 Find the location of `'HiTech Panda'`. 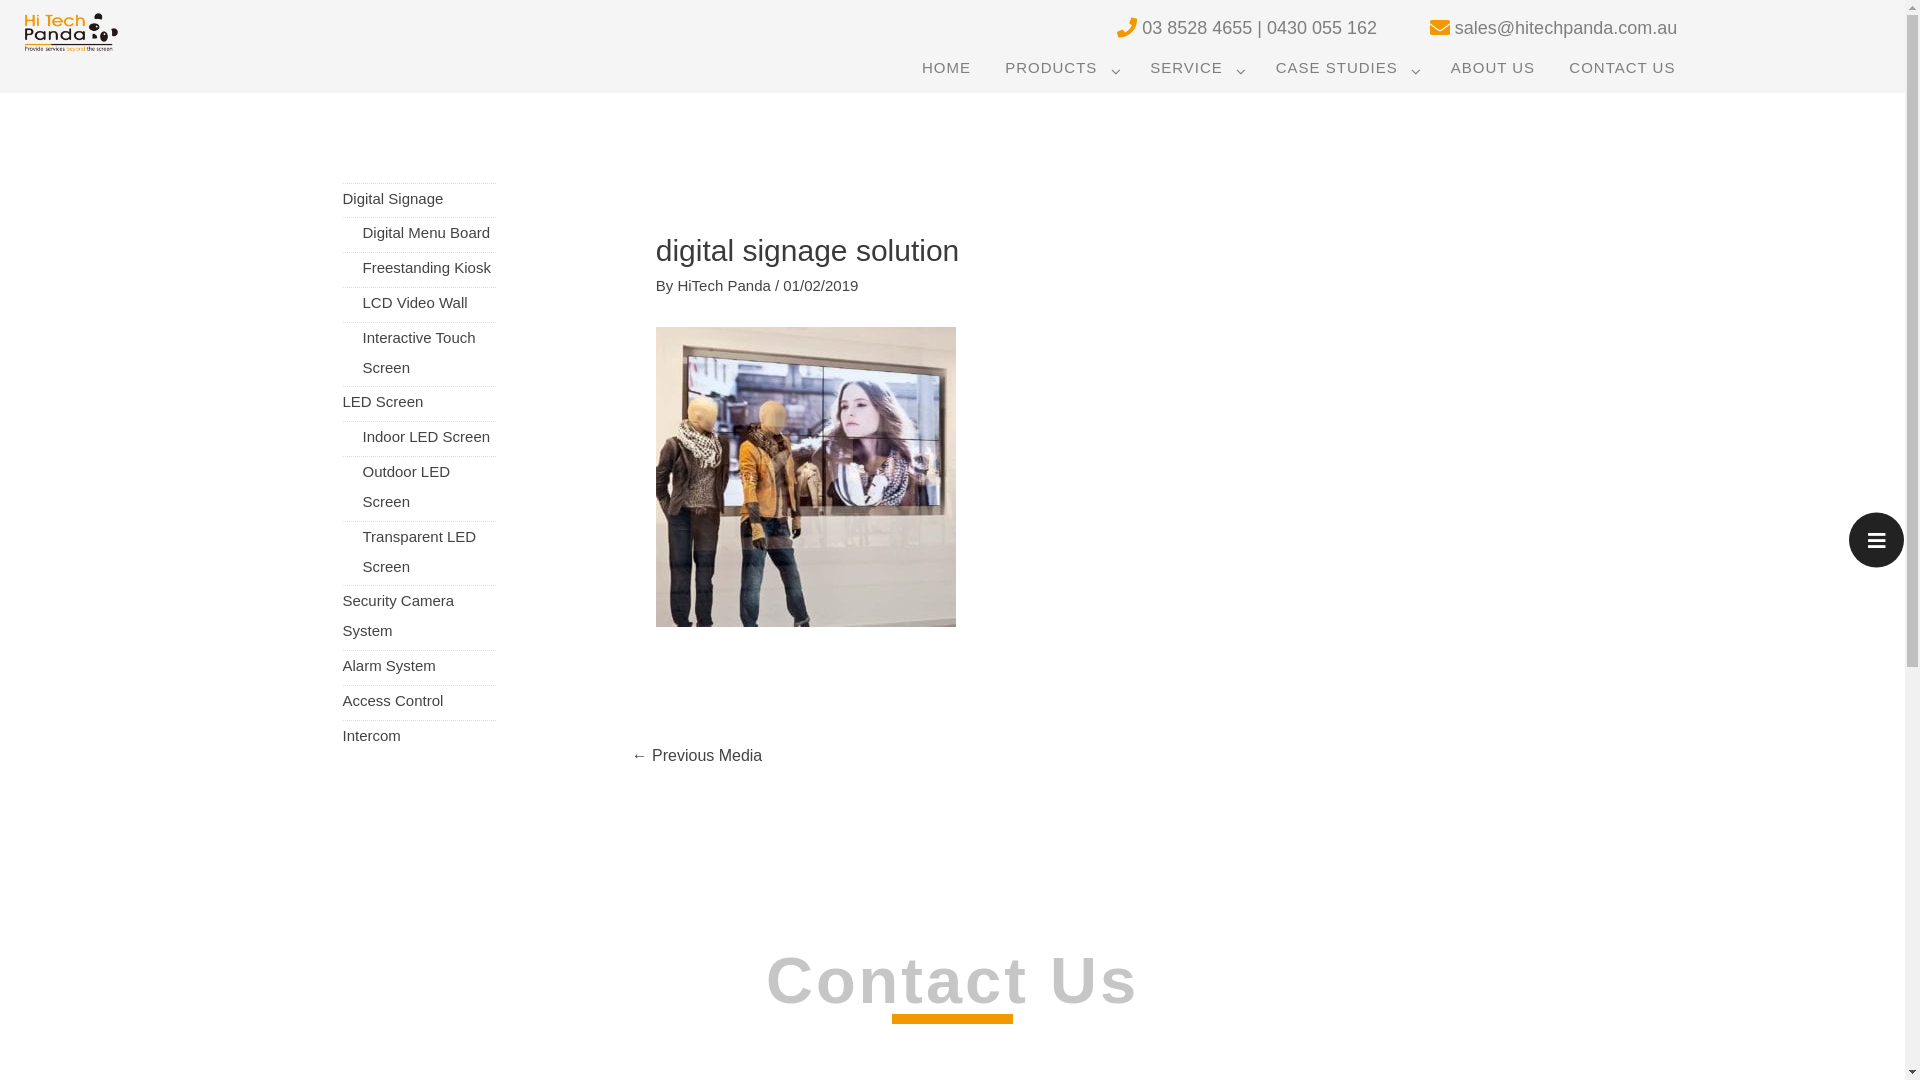

'HiTech Panda' is located at coordinates (724, 285).